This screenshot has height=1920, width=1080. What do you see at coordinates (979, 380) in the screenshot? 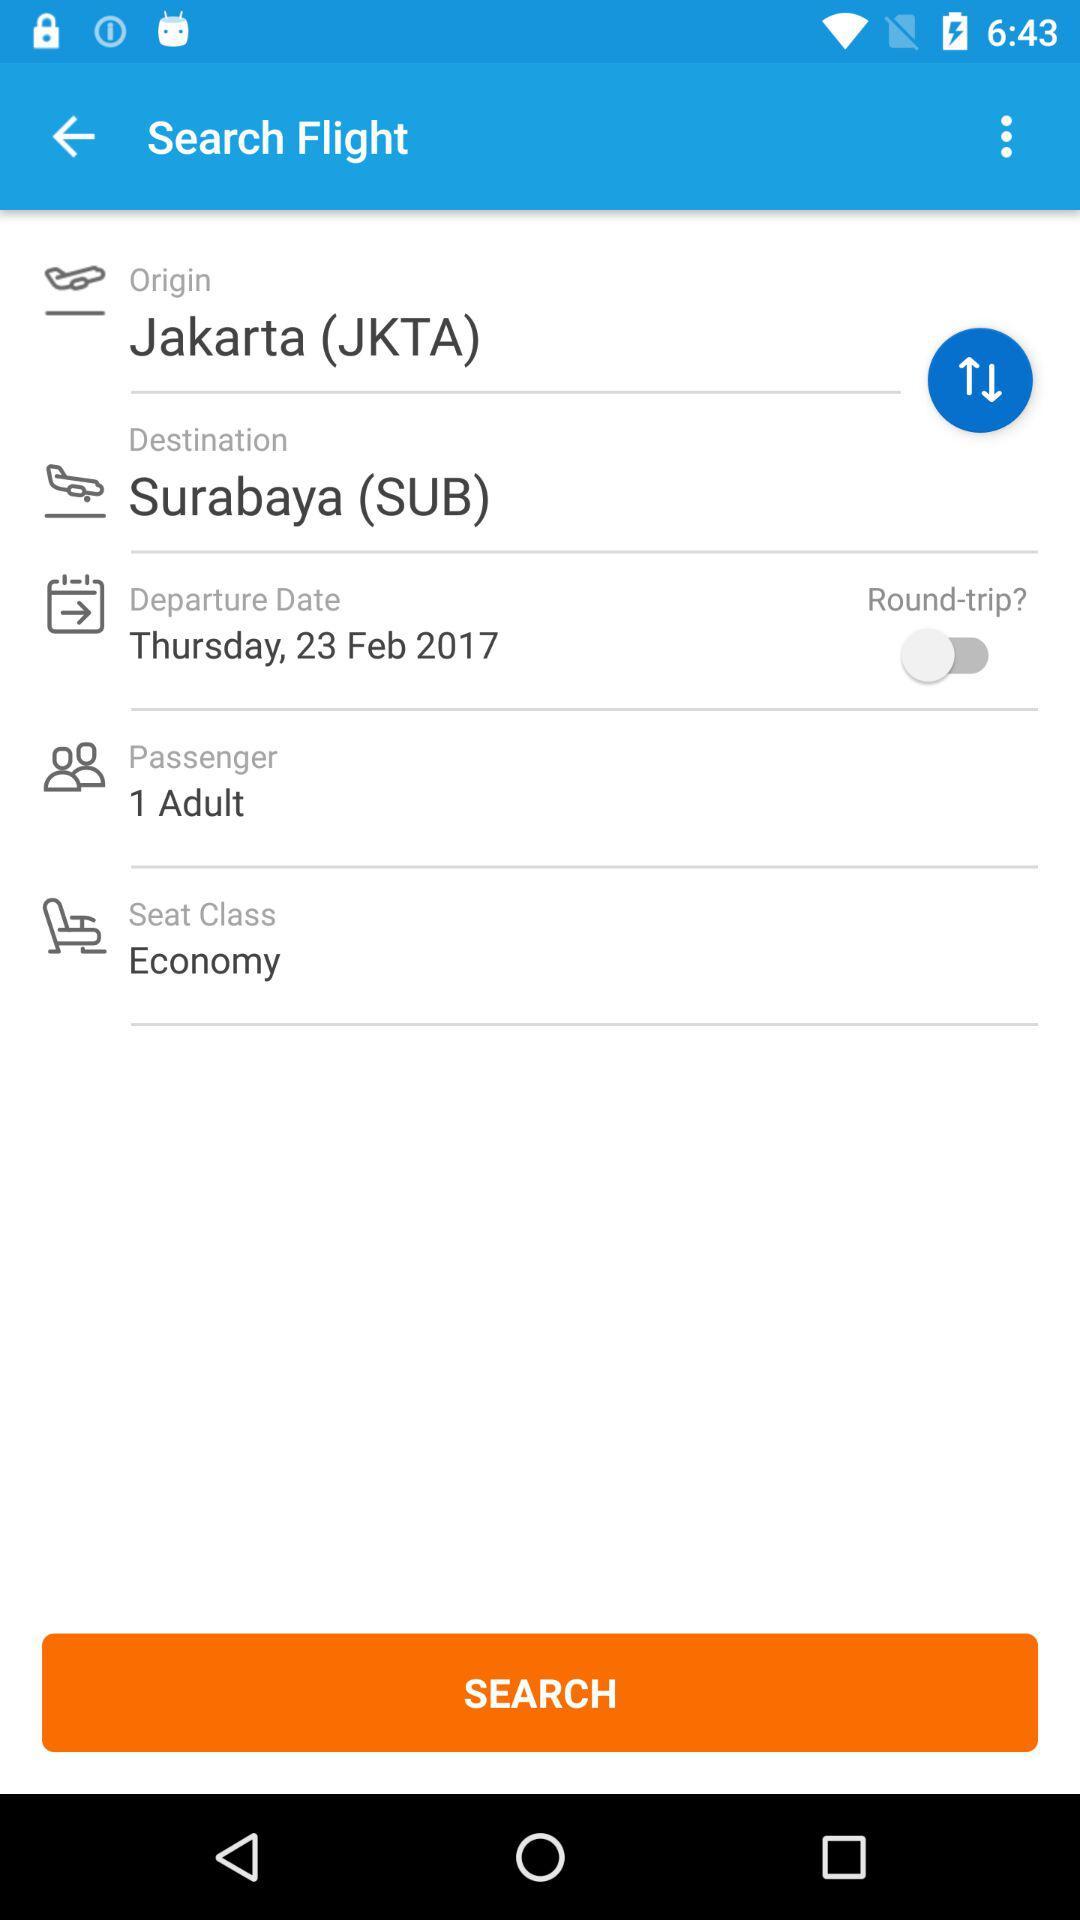
I see `swap places` at bounding box center [979, 380].